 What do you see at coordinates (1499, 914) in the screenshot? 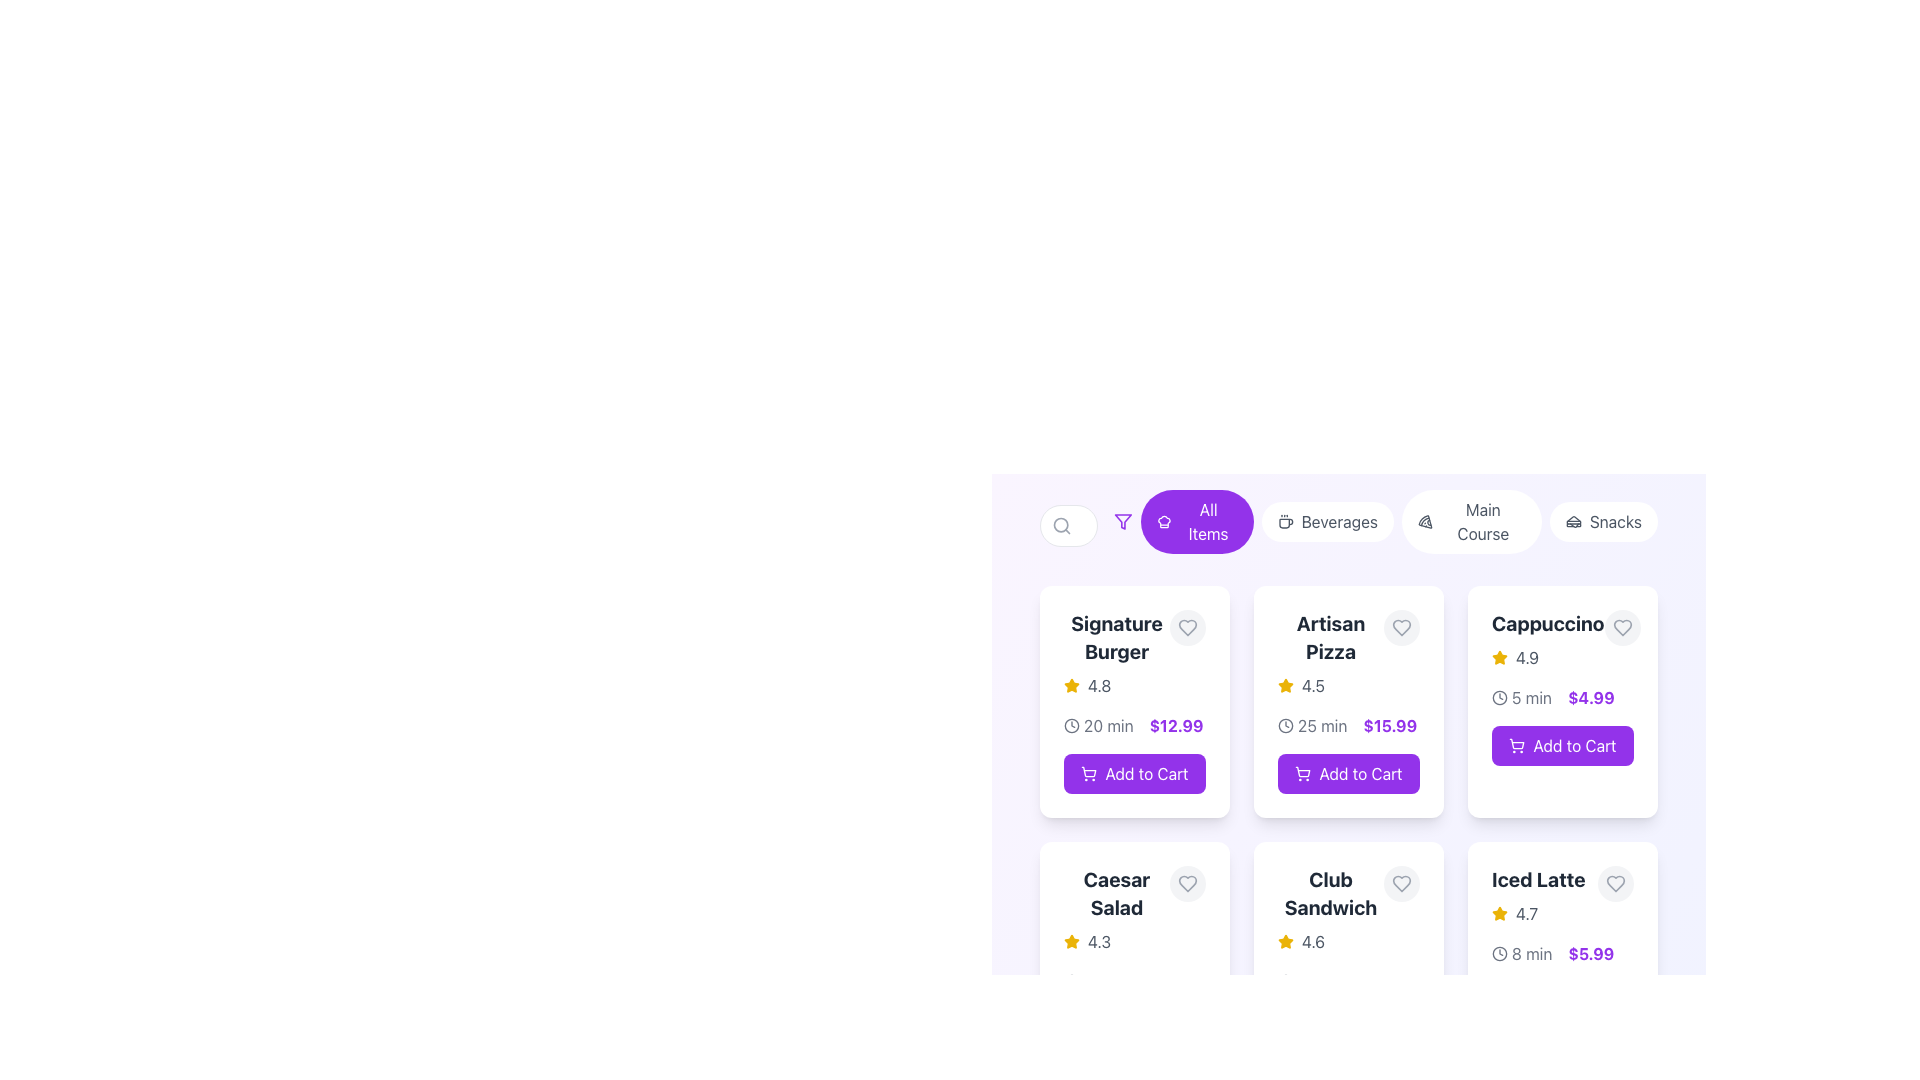
I see `the star icon representing the rating score of '4.7' for the item 'Iced Latte', located at the bottom-right corner of the menu grid` at bounding box center [1499, 914].